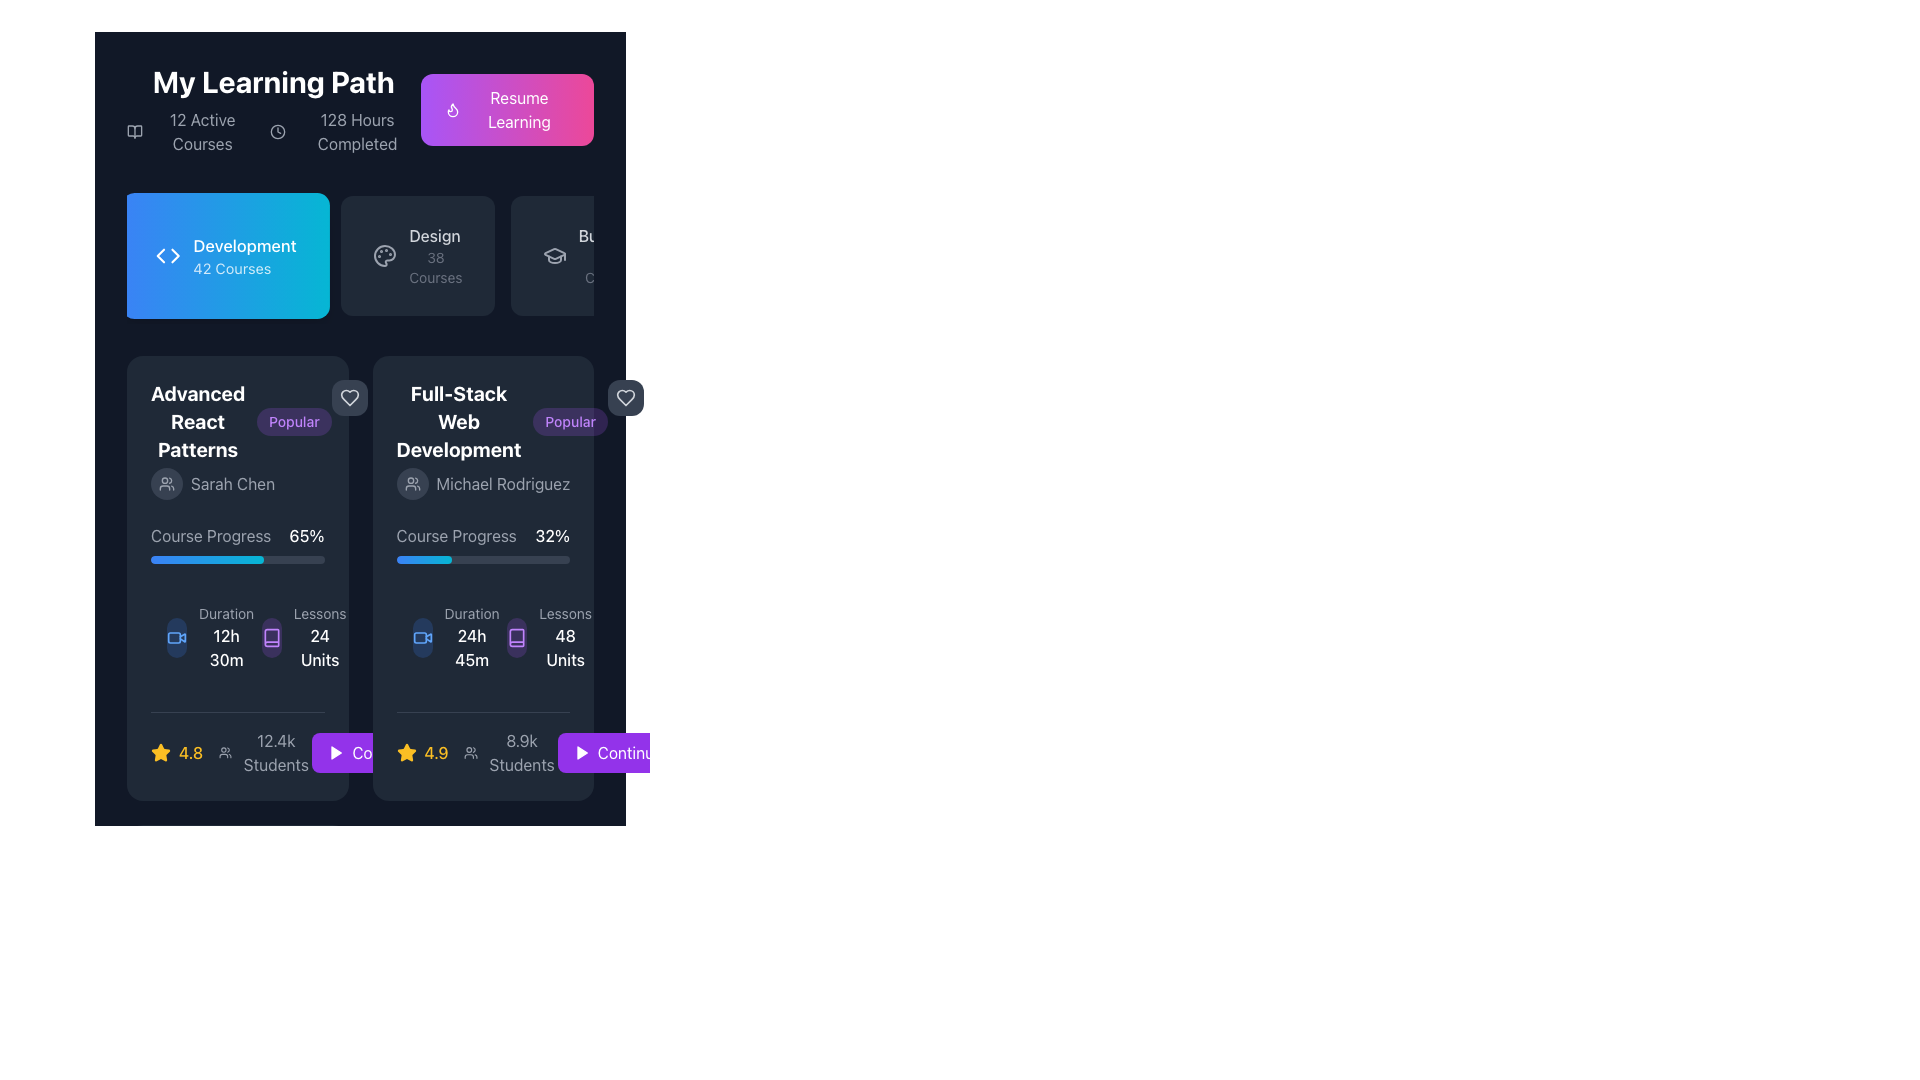  What do you see at coordinates (384, 752) in the screenshot?
I see `the button located at the bottom-right corner of the 'Full-Stack Web Development' course card` at bounding box center [384, 752].